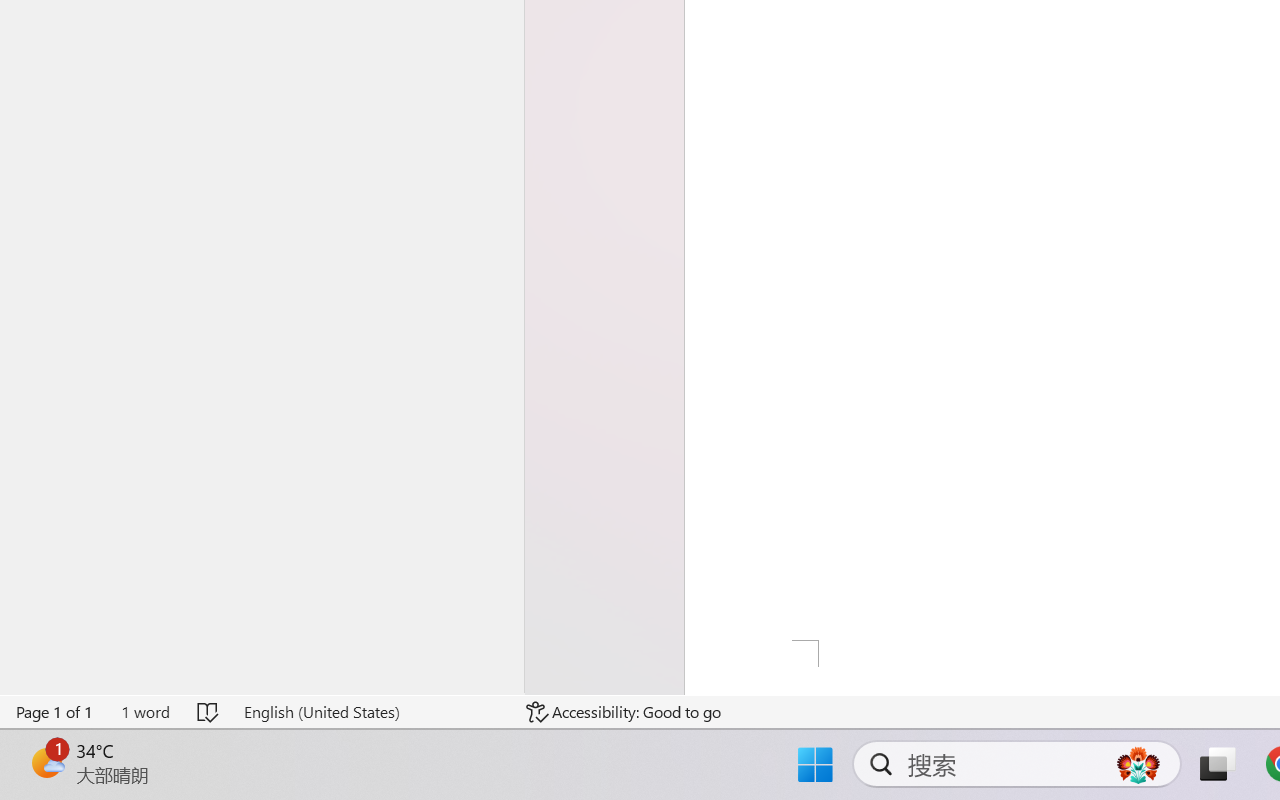  What do you see at coordinates (209, 711) in the screenshot?
I see `'Spelling and Grammar Check No Errors'` at bounding box center [209, 711].